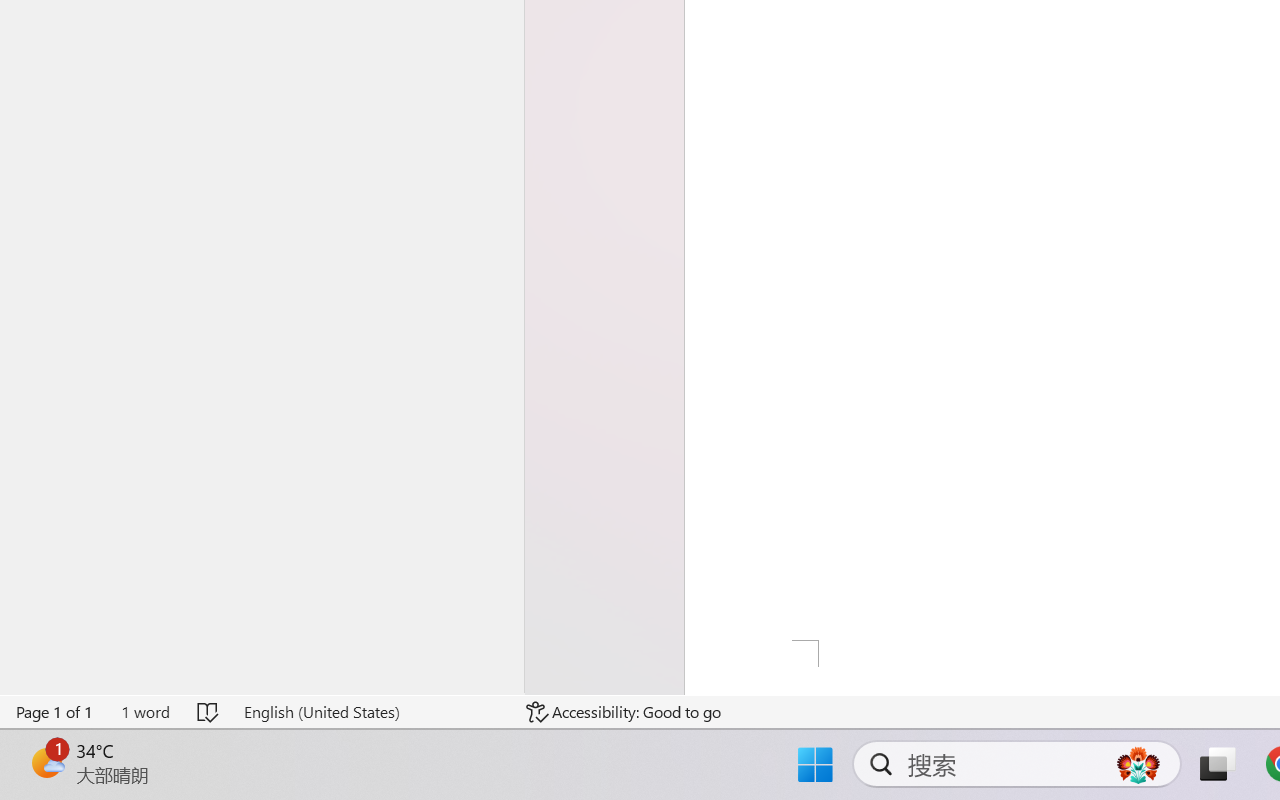  What do you see at coordinates (209, 711) in the screenshot?
I see `'Spelling and Grammar Check No Errors'` at bounding box center [209, 711].